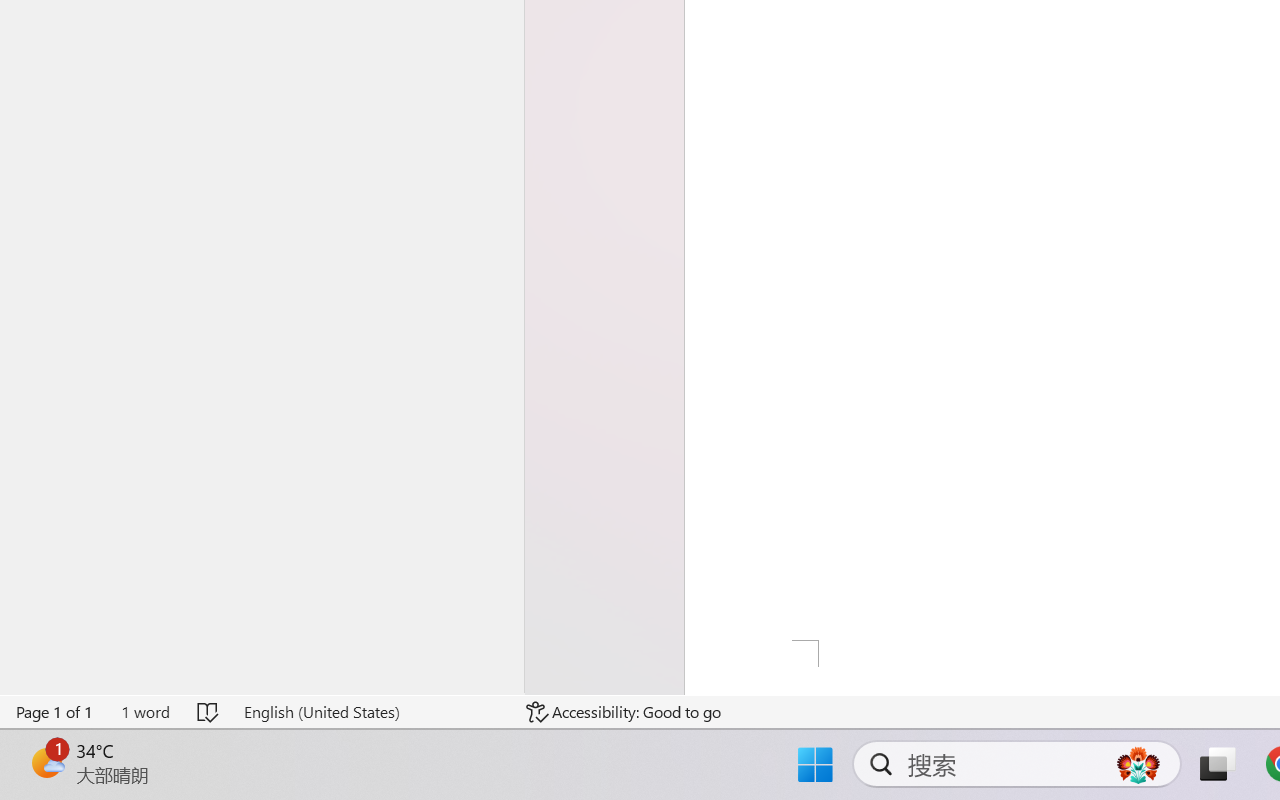  What do you see at coordinates (209, 711) in the screenshot?
I see `'Spelling and Grammar Check No Errors'` at bounding box center [209, 711].